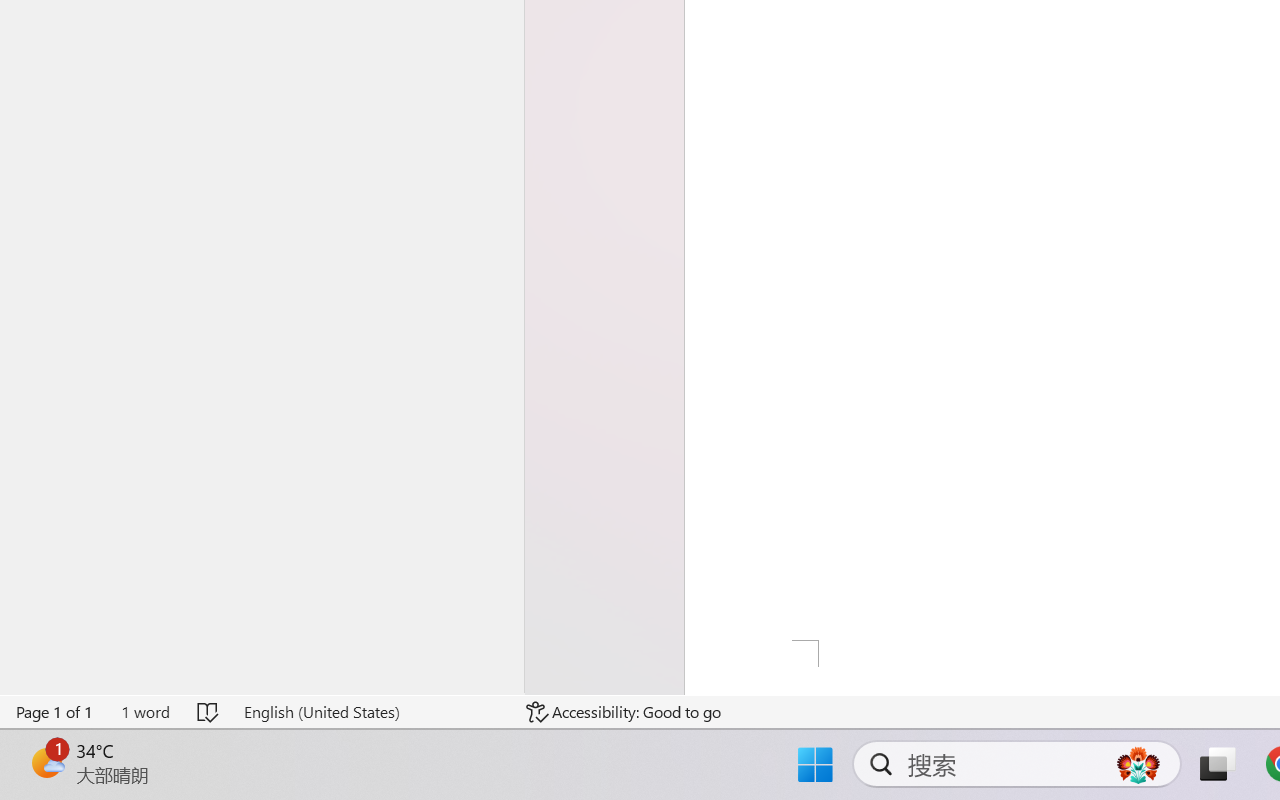  What do you see at coordinates (209, 711) in the screenshot?
I see `'Spelling and Grammar Check No Errors'` at bounding box center [209, 711].